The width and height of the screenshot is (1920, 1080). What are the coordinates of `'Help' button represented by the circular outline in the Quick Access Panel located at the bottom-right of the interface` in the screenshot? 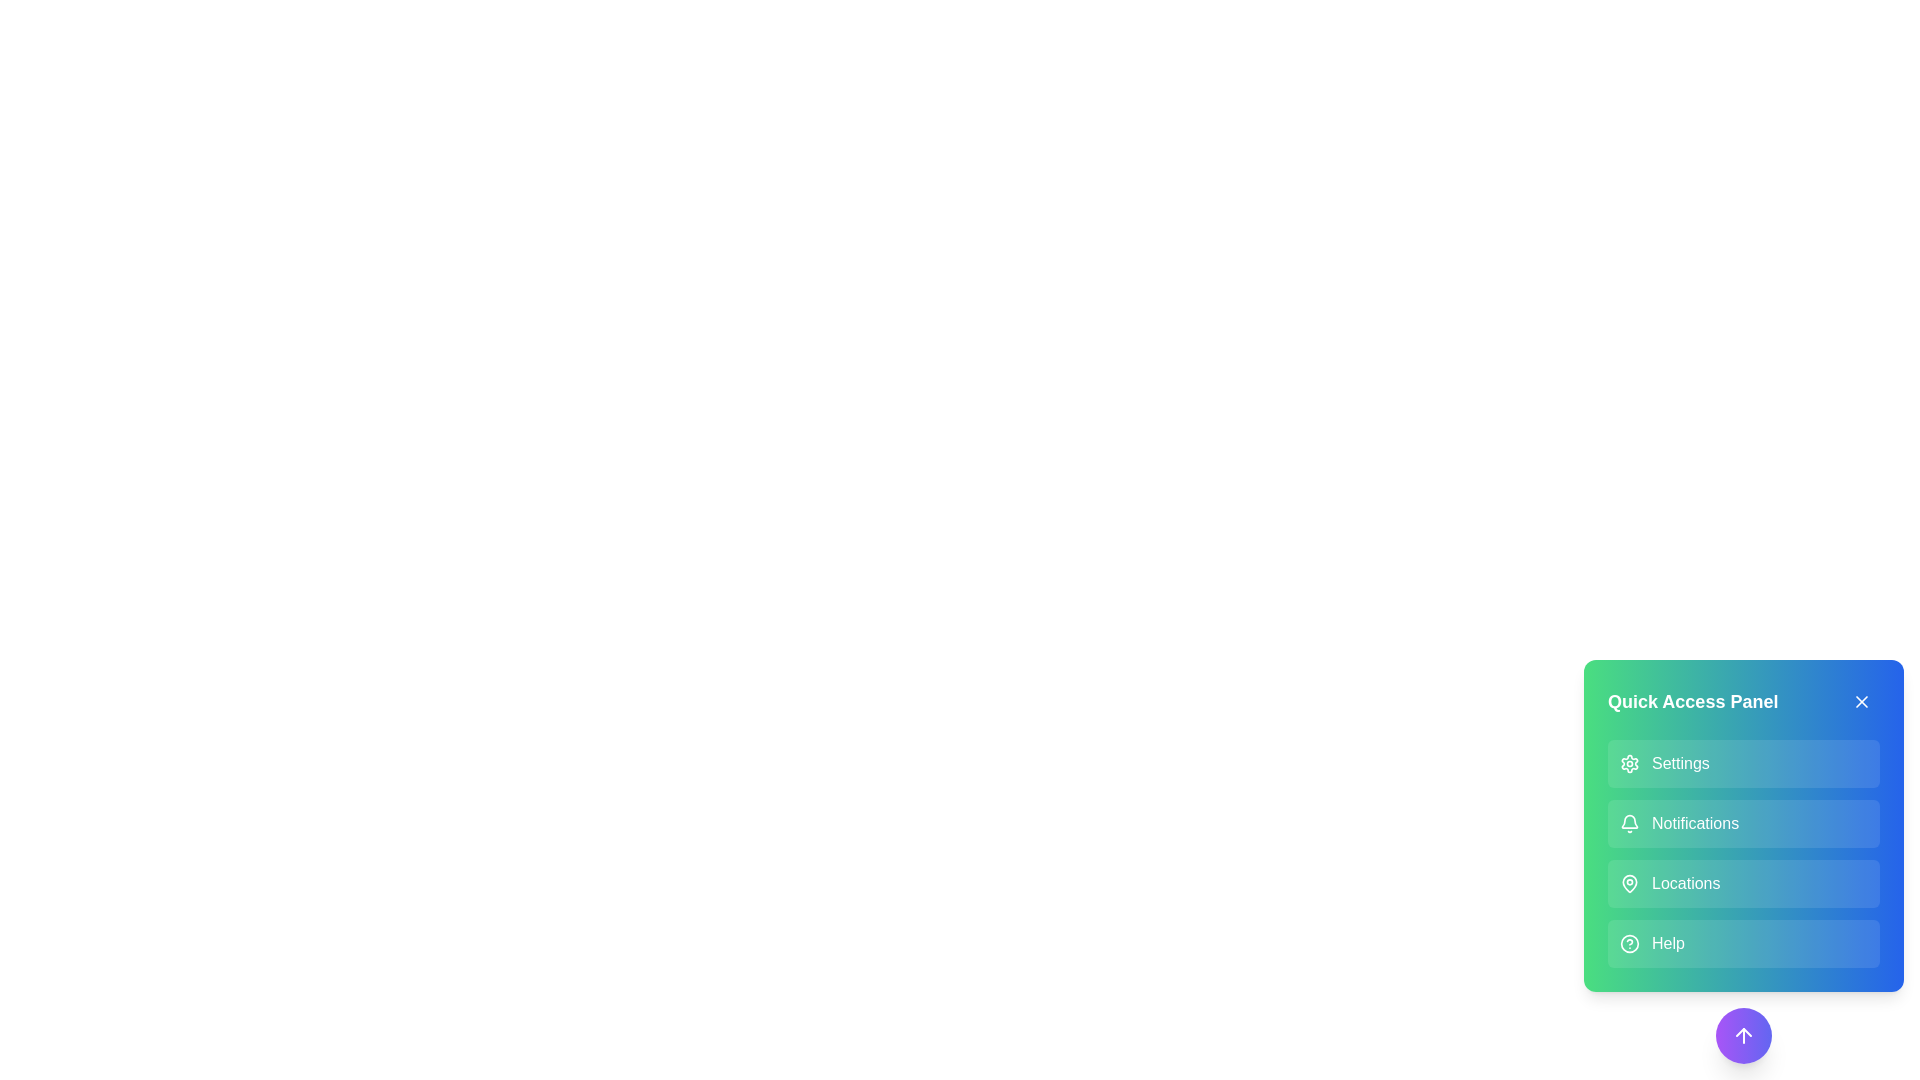 It's located at (1630, 944).